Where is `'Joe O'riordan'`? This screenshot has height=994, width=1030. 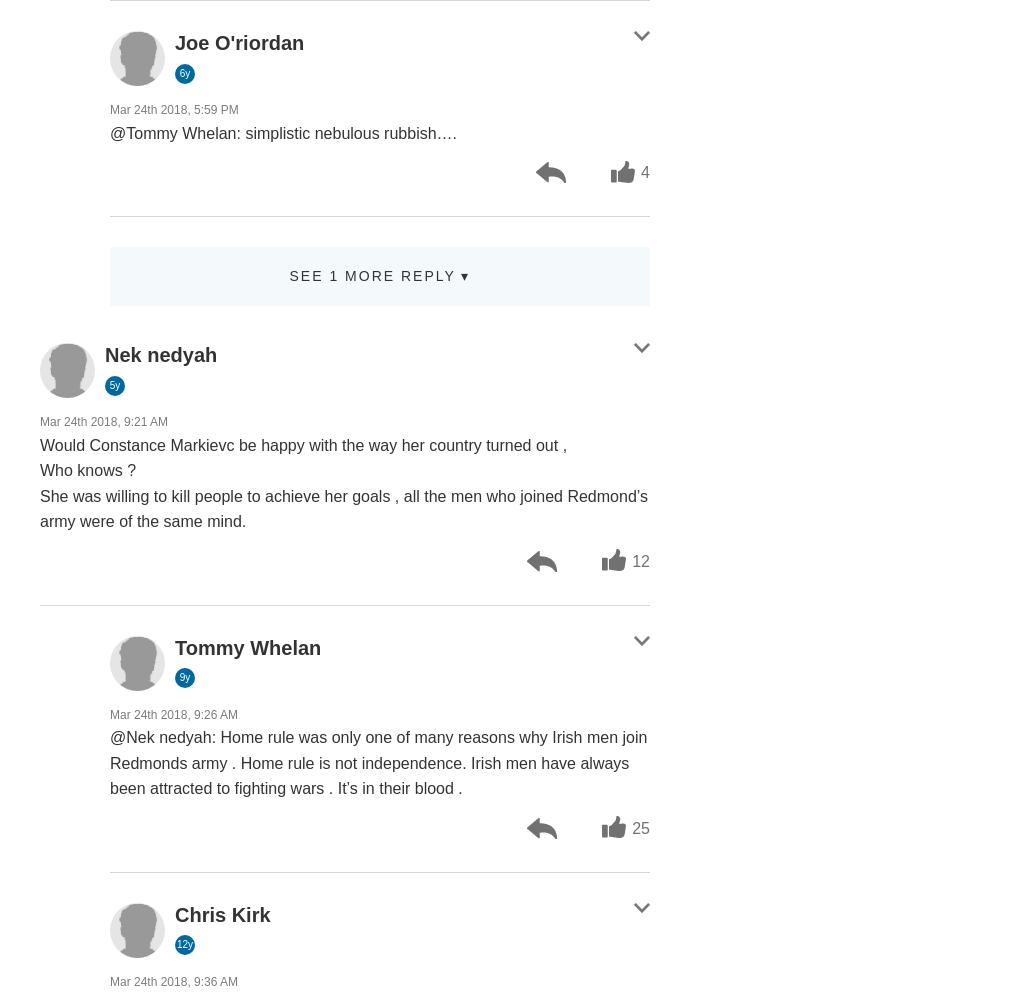 'Joe O'riordan' is located at coordinates (174, 42).